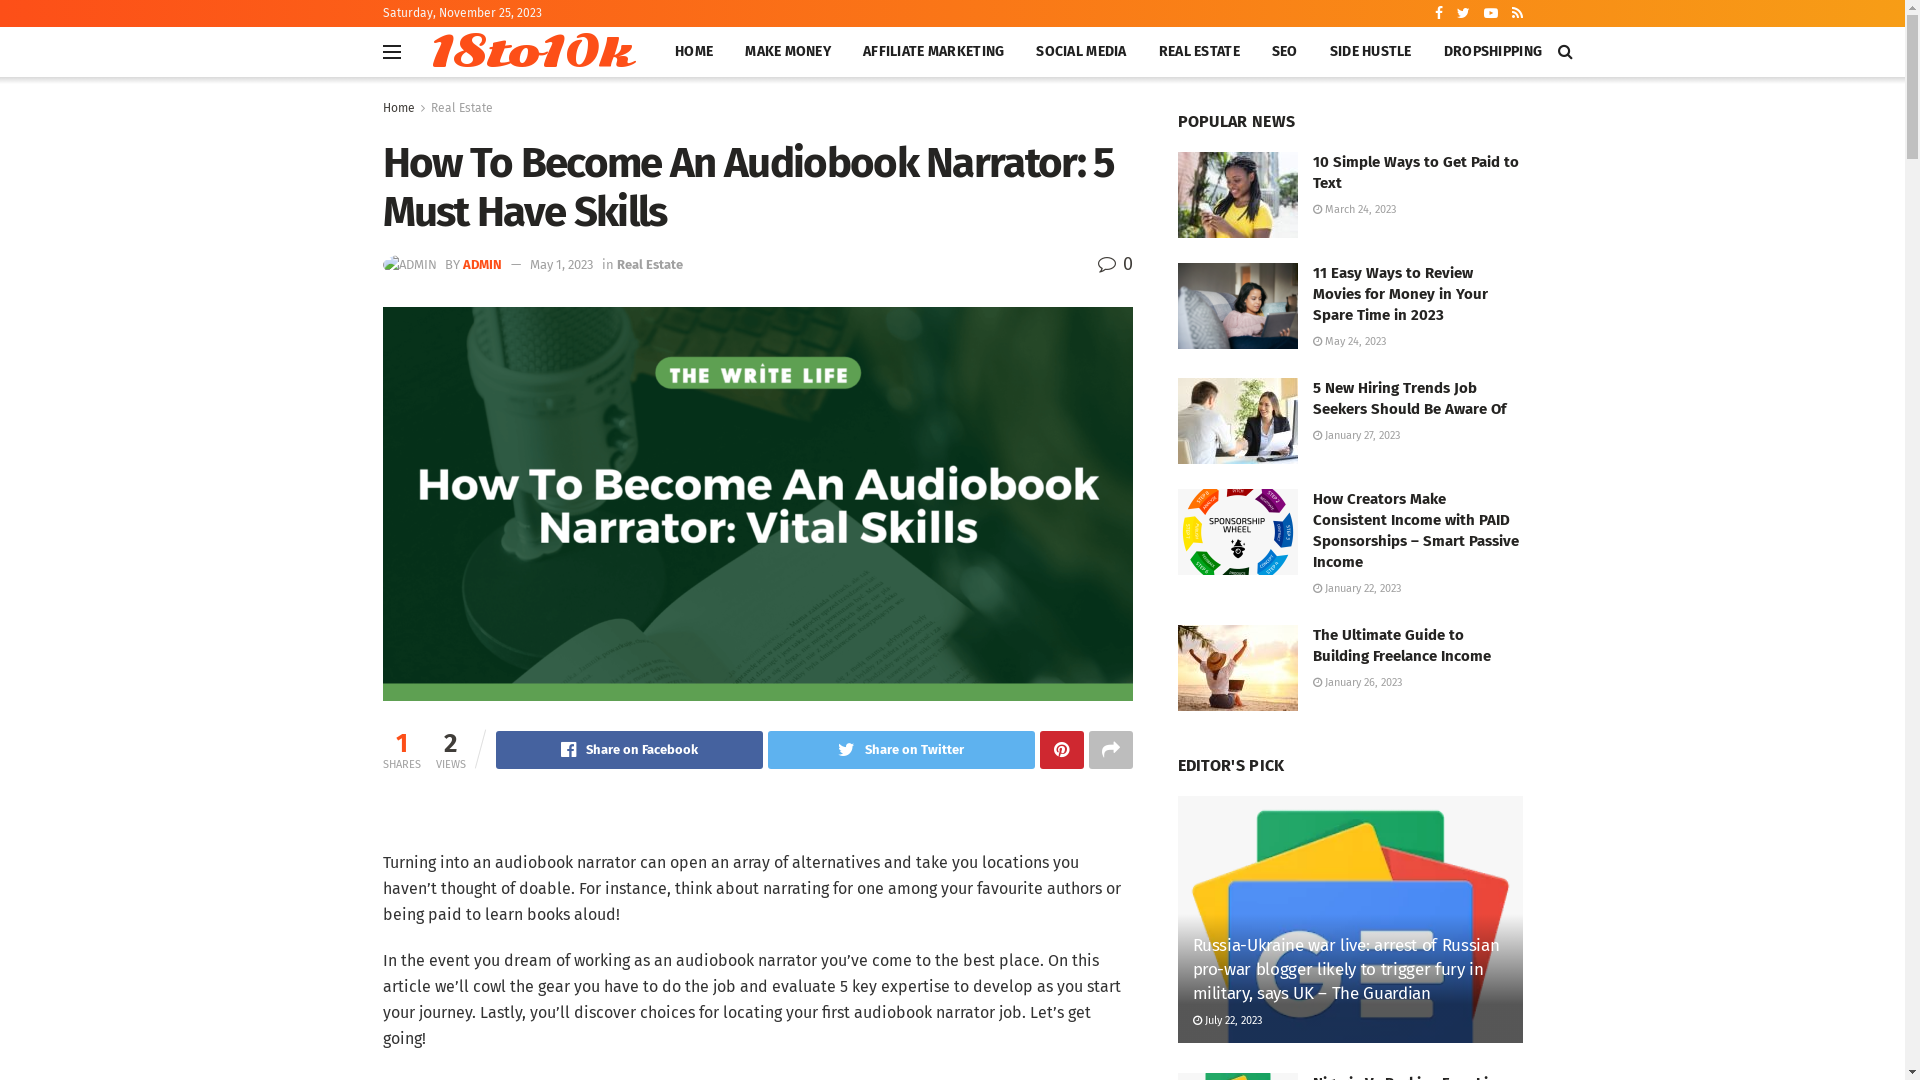 This screenshot has width=1920, height=1080. What do you see at coordinates (560, 263) in the screenshot?
I see `'May 1, 2023'` at bounding box center [560, 263].